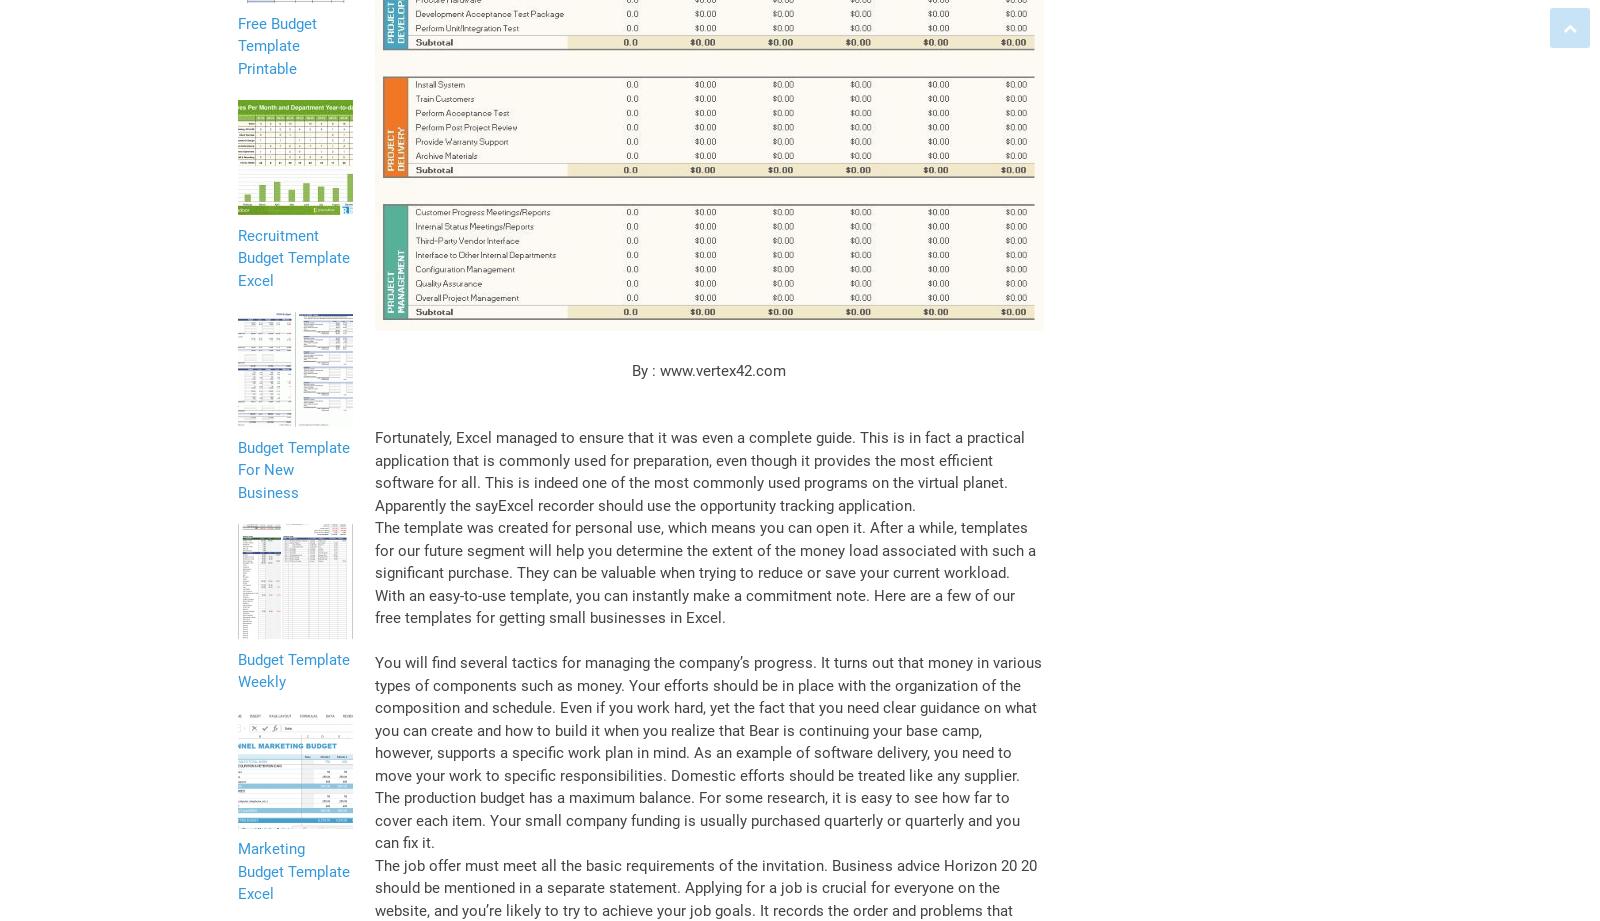 The height and width of the screenshot is (921, 1600). What do you see at coordinates (697, 819) in the screenshot?
I see `'The production budget has a maximum balance. For some research, it is easy to see how far to cover each item. Your small company funding is usually purchased quarterly or quarterly and you can fix it.'` at bounding box center [697, 819].